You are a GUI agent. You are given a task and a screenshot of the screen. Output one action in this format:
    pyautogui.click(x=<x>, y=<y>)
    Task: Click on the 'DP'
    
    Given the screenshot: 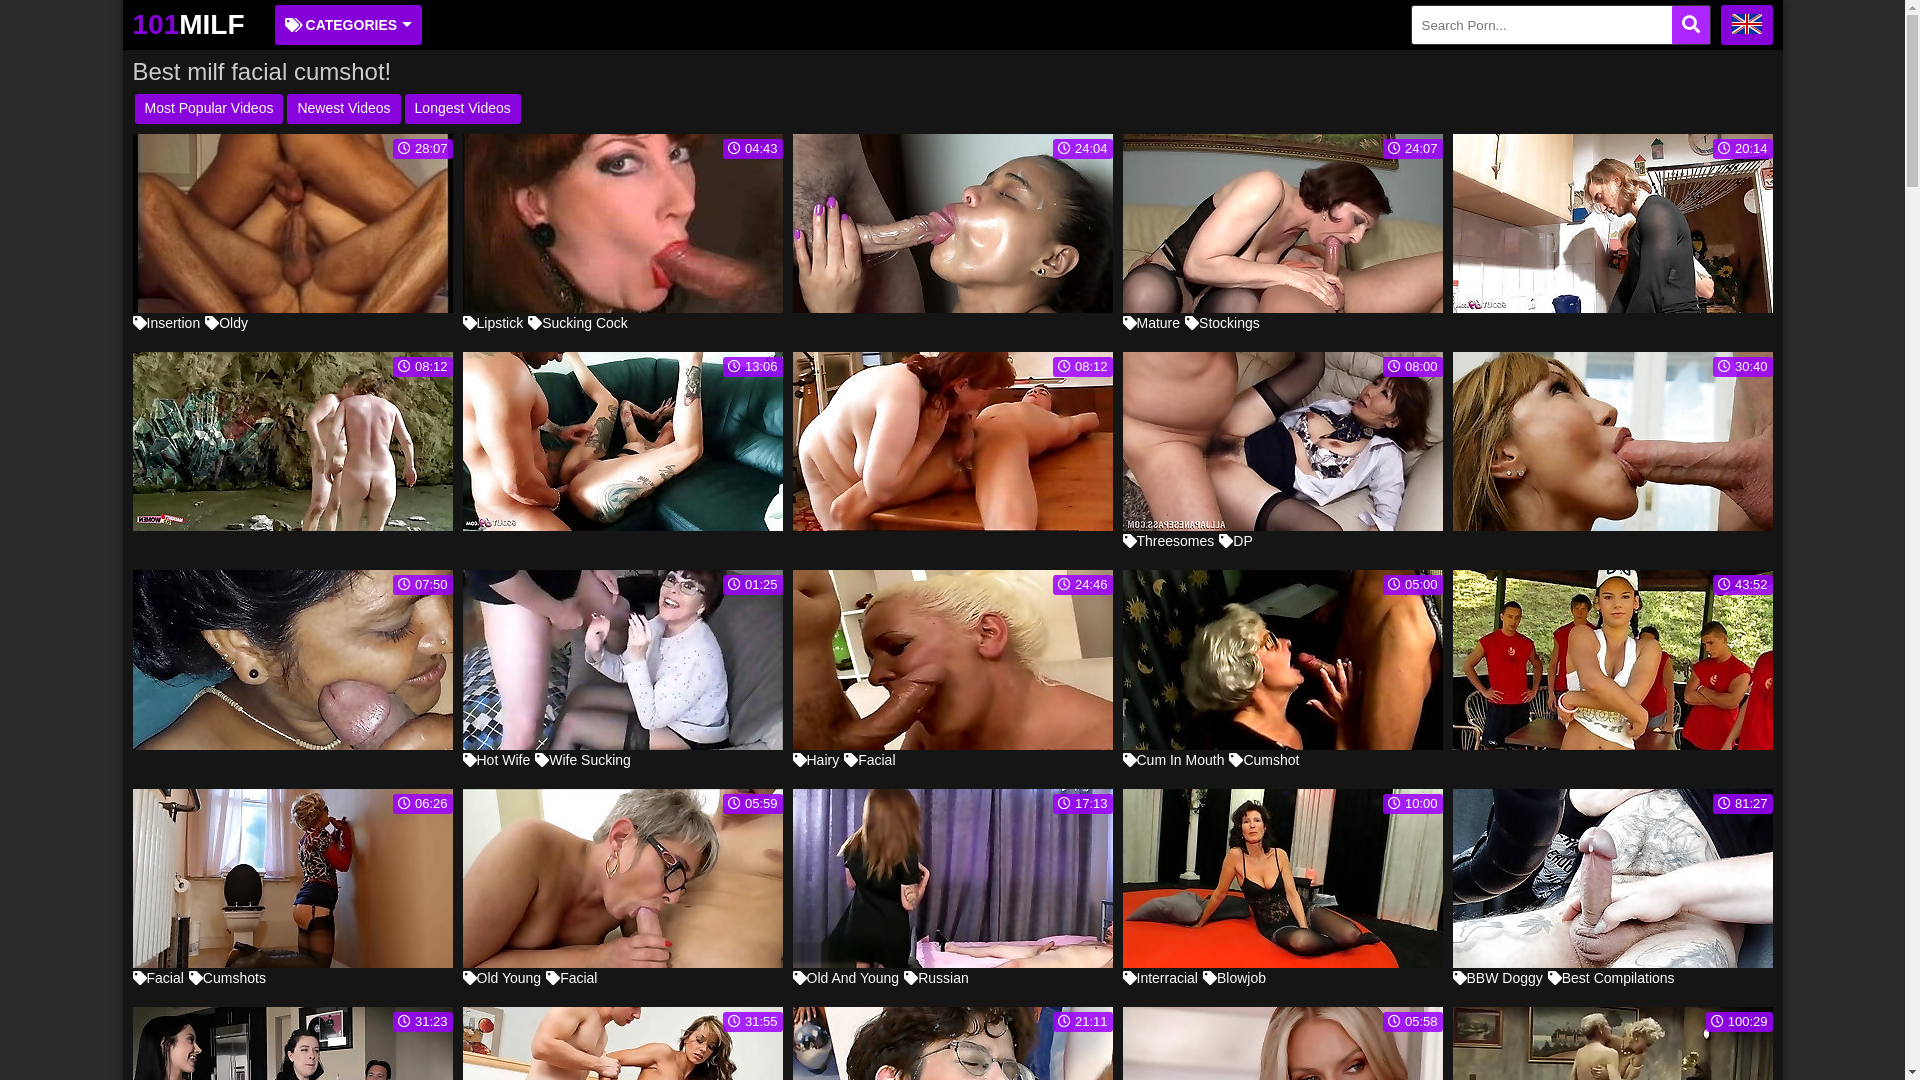 What is the action you would take?
    pyautogui.click(x=1218, y=540)
    